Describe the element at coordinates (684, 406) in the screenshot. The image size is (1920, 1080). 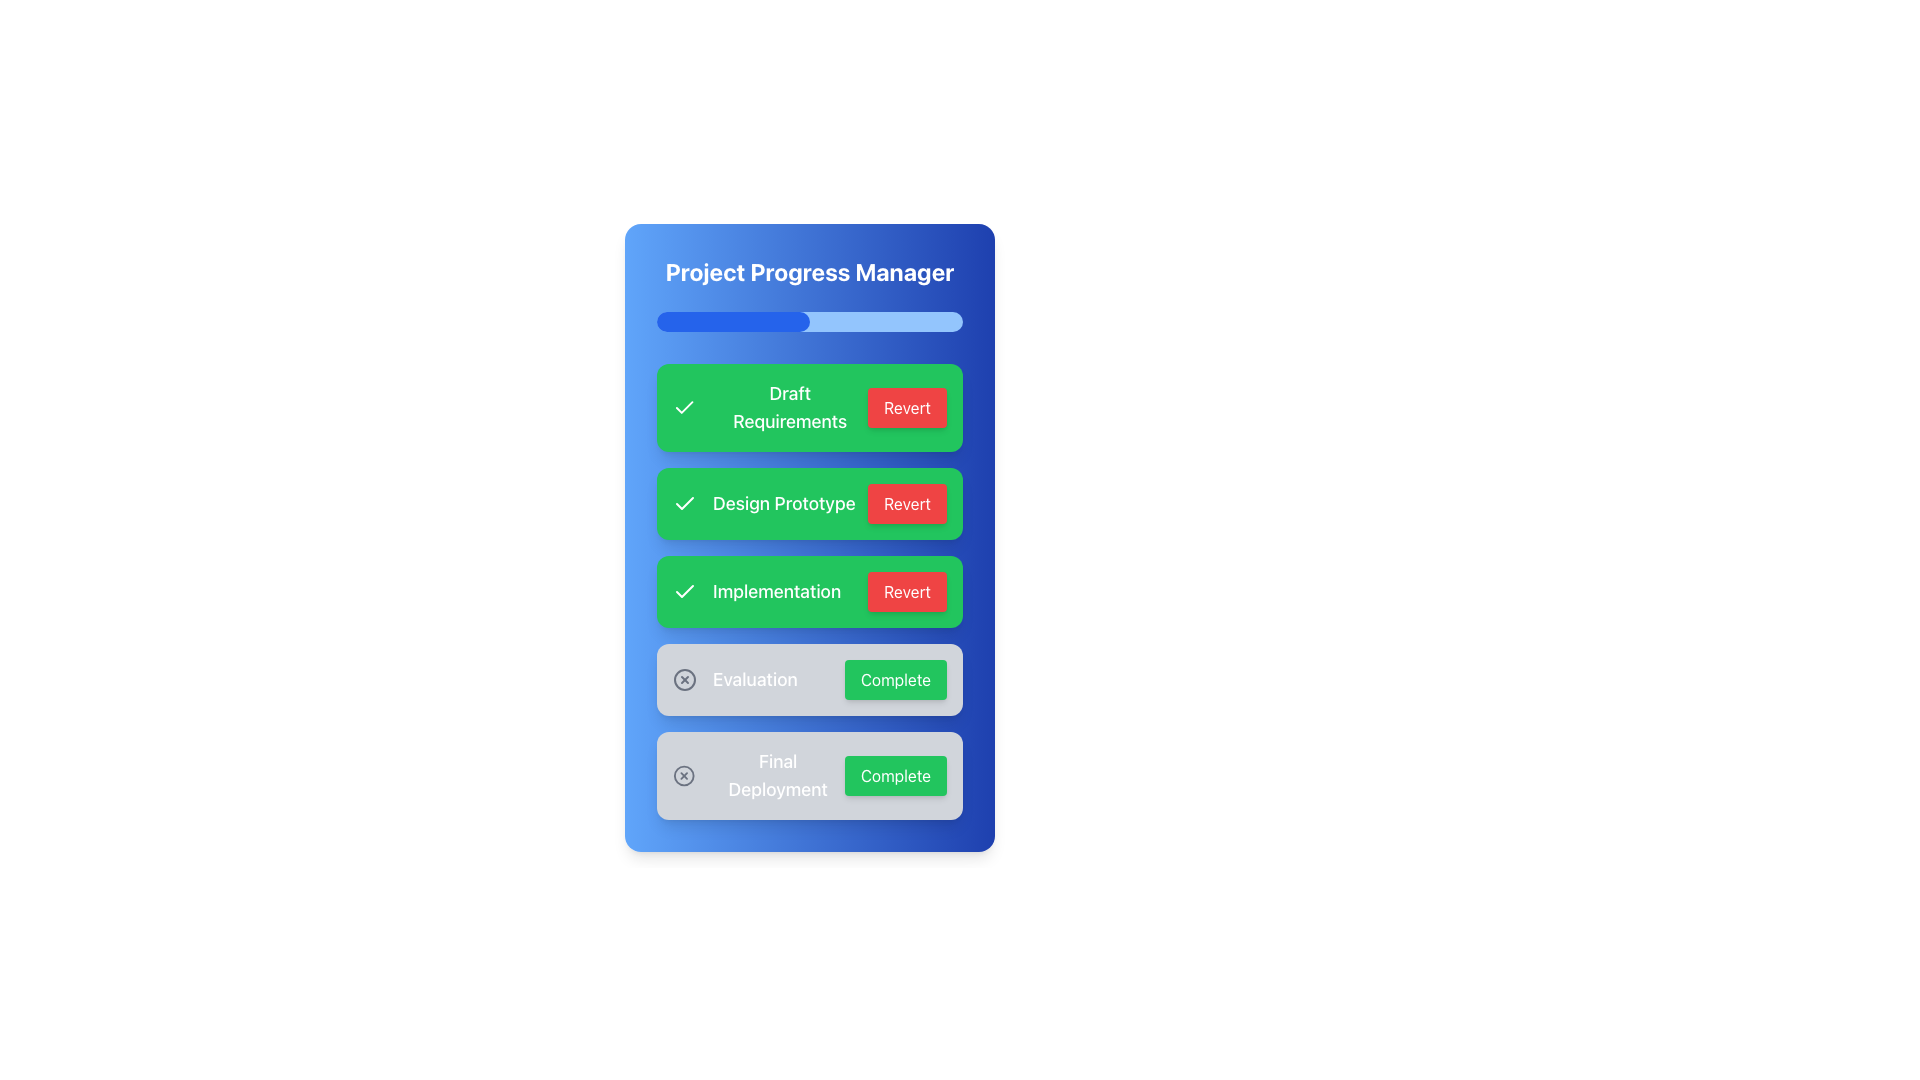
I see `the second checkmark icon in a green rectangular background, which indicates a completed state, positioned to the left of the text 'Design Prototype'` at that location.